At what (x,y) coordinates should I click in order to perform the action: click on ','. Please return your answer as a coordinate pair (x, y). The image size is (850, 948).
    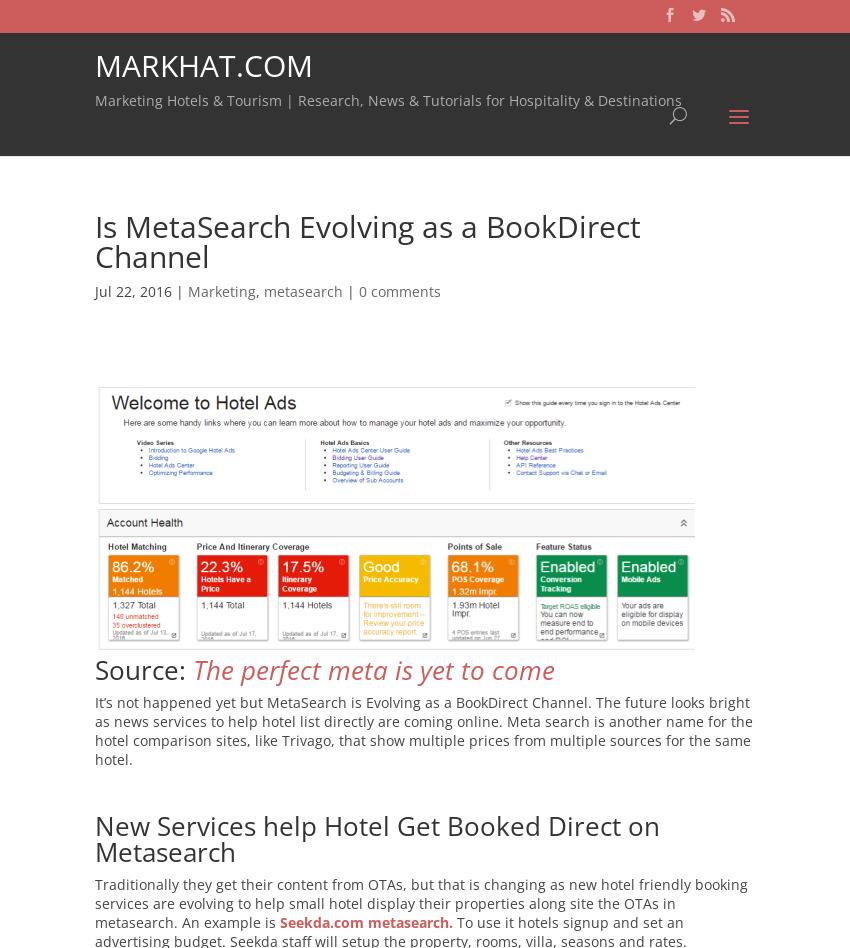
    Looking at the image, I should click on (259, 291).